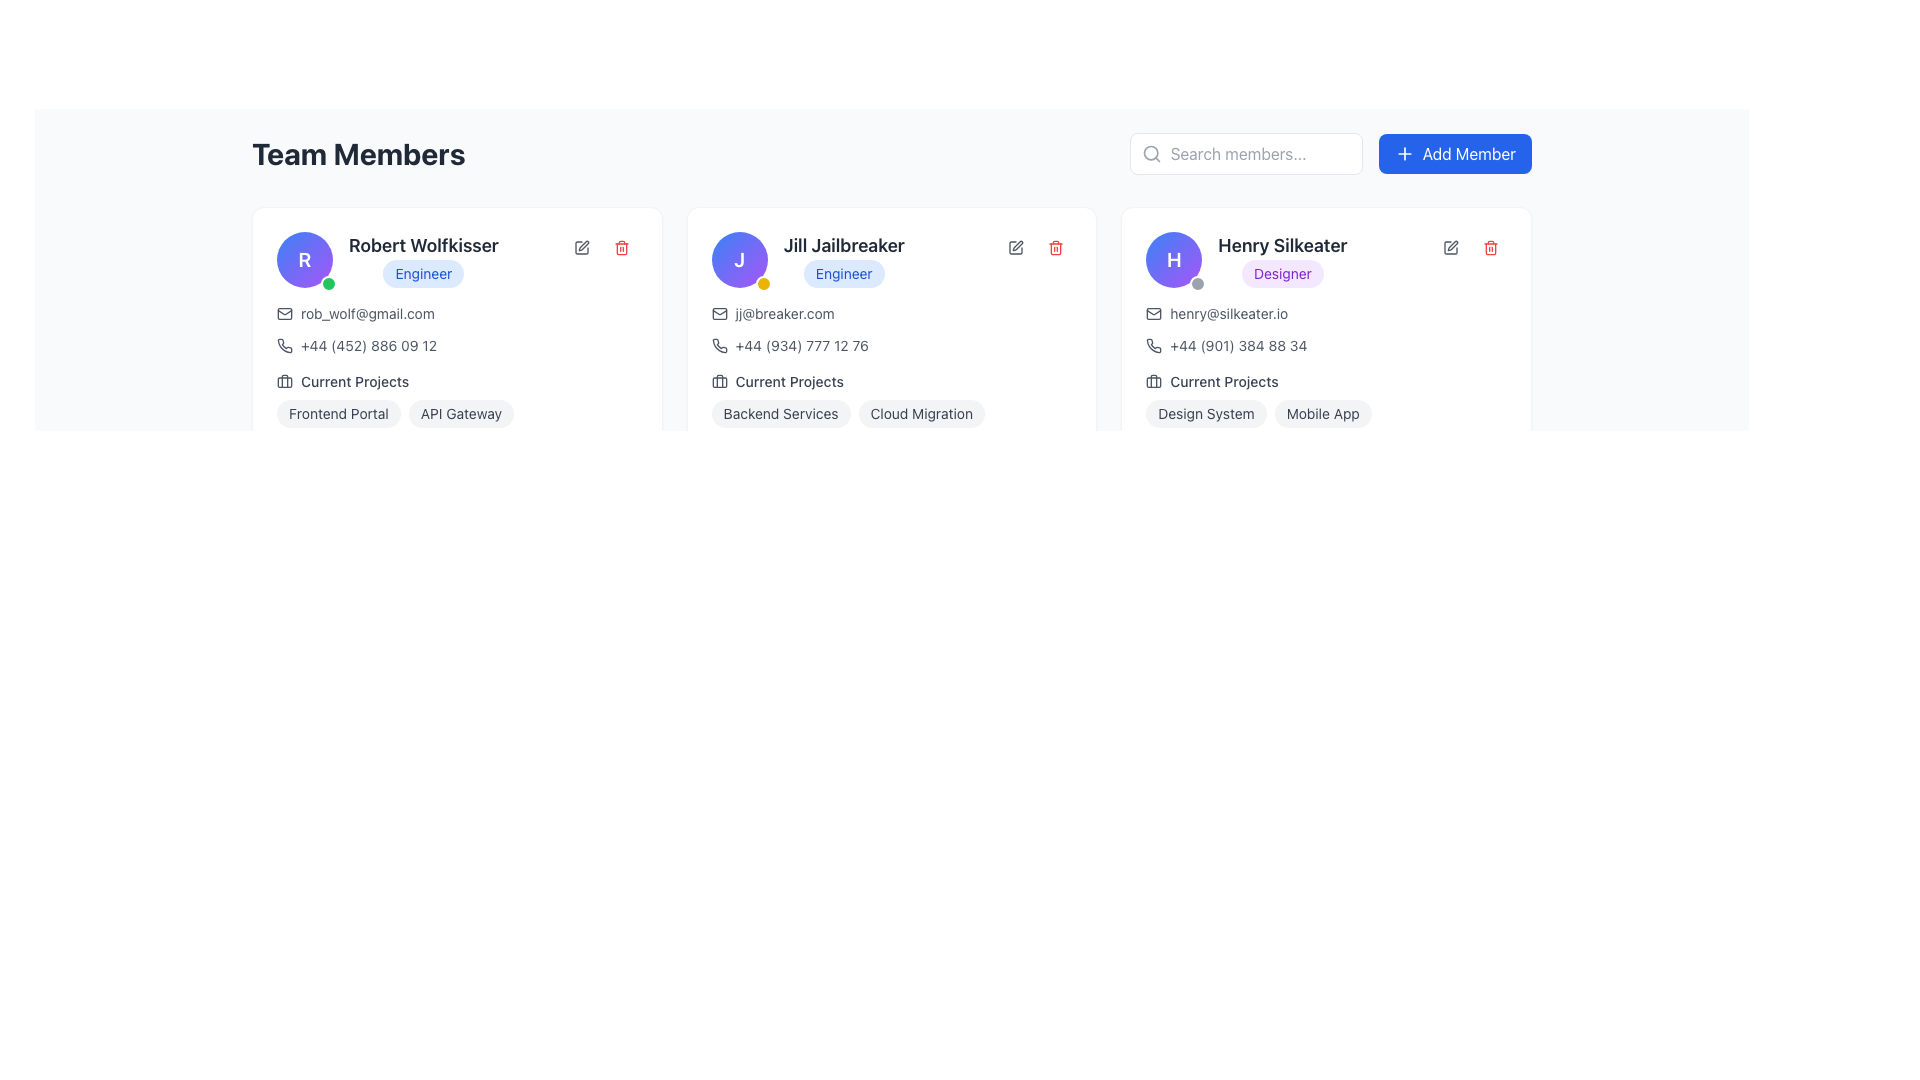 The image size is (1920, 1080). What do you see at coordinates (329, 284) in the screenshot?
I see `the Status indicator located at the bottom-right corner of the avatar for Robert Wolfkisser's card` at bounding box center [329, 284].